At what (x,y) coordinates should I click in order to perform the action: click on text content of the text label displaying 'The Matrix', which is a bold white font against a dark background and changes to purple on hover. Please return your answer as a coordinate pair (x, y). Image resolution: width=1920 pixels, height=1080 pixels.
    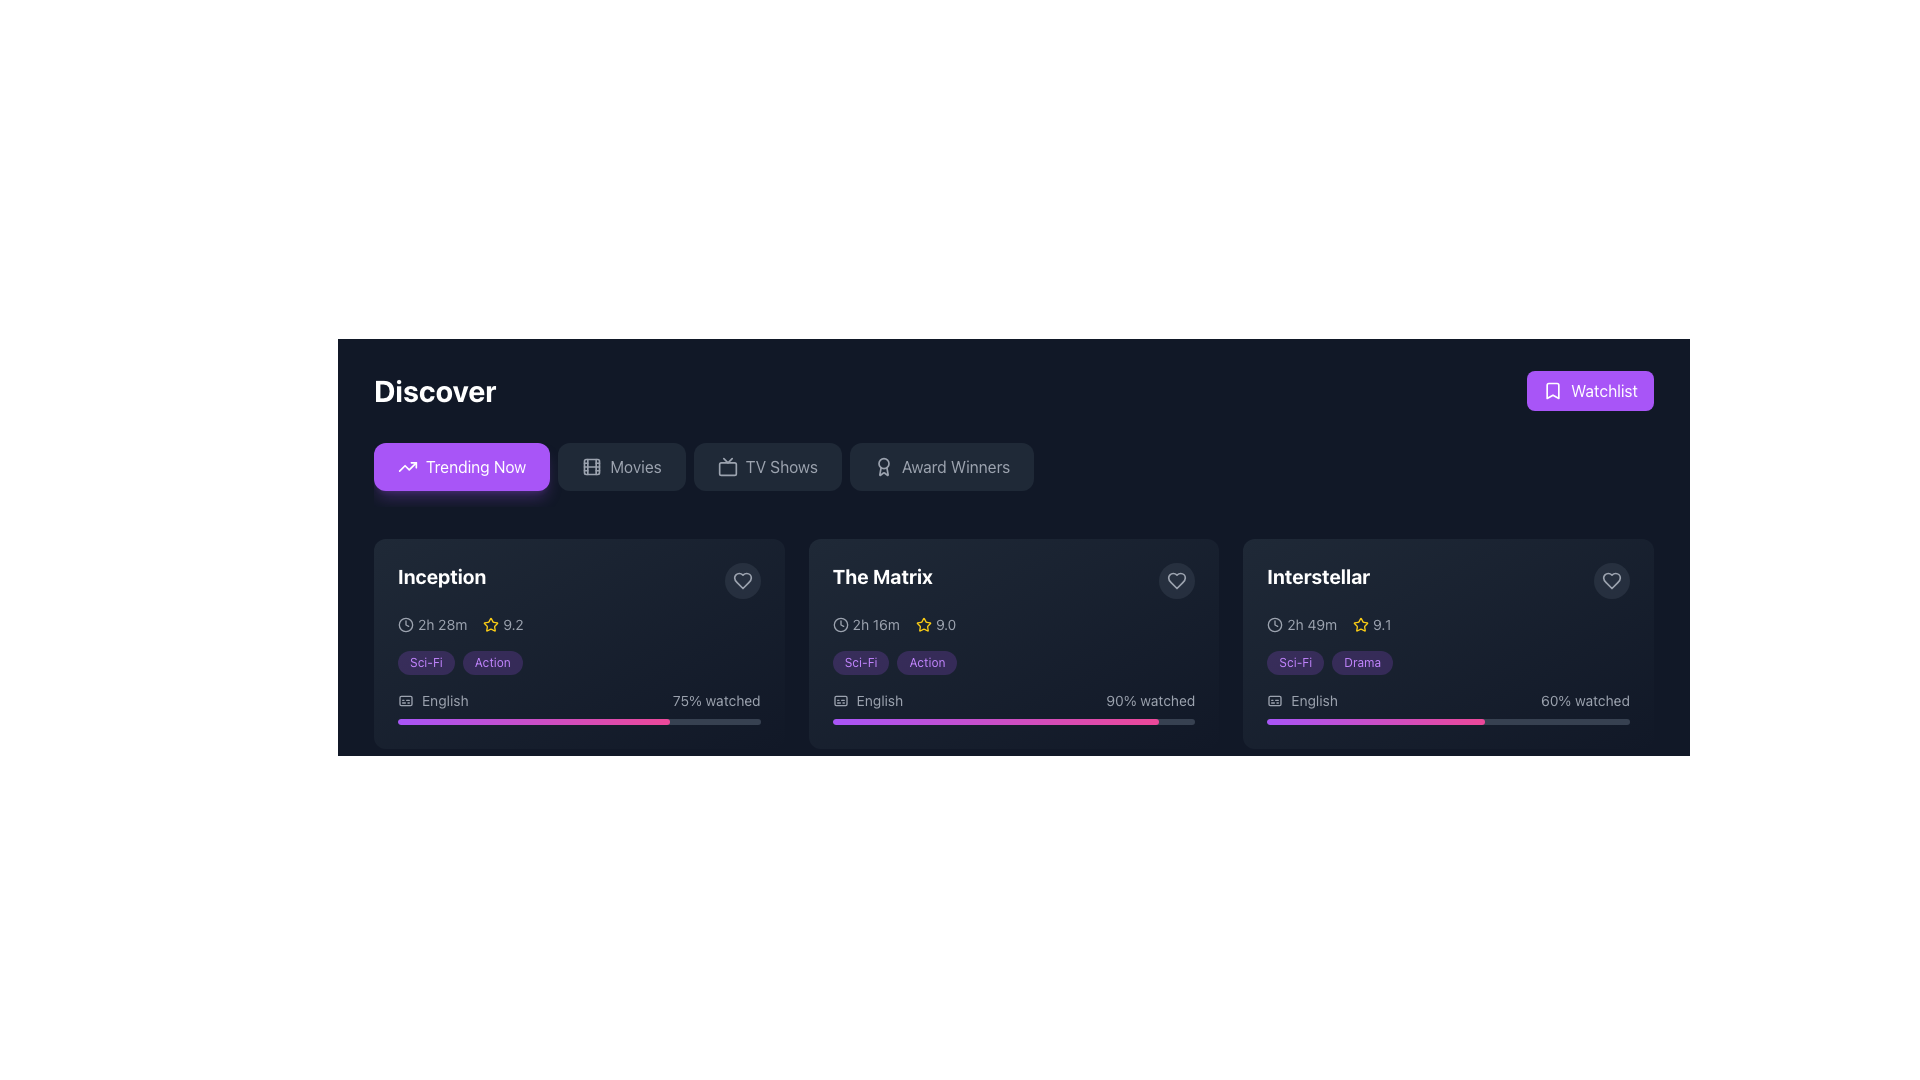
    Looking at the image, I should click on (881, 577).